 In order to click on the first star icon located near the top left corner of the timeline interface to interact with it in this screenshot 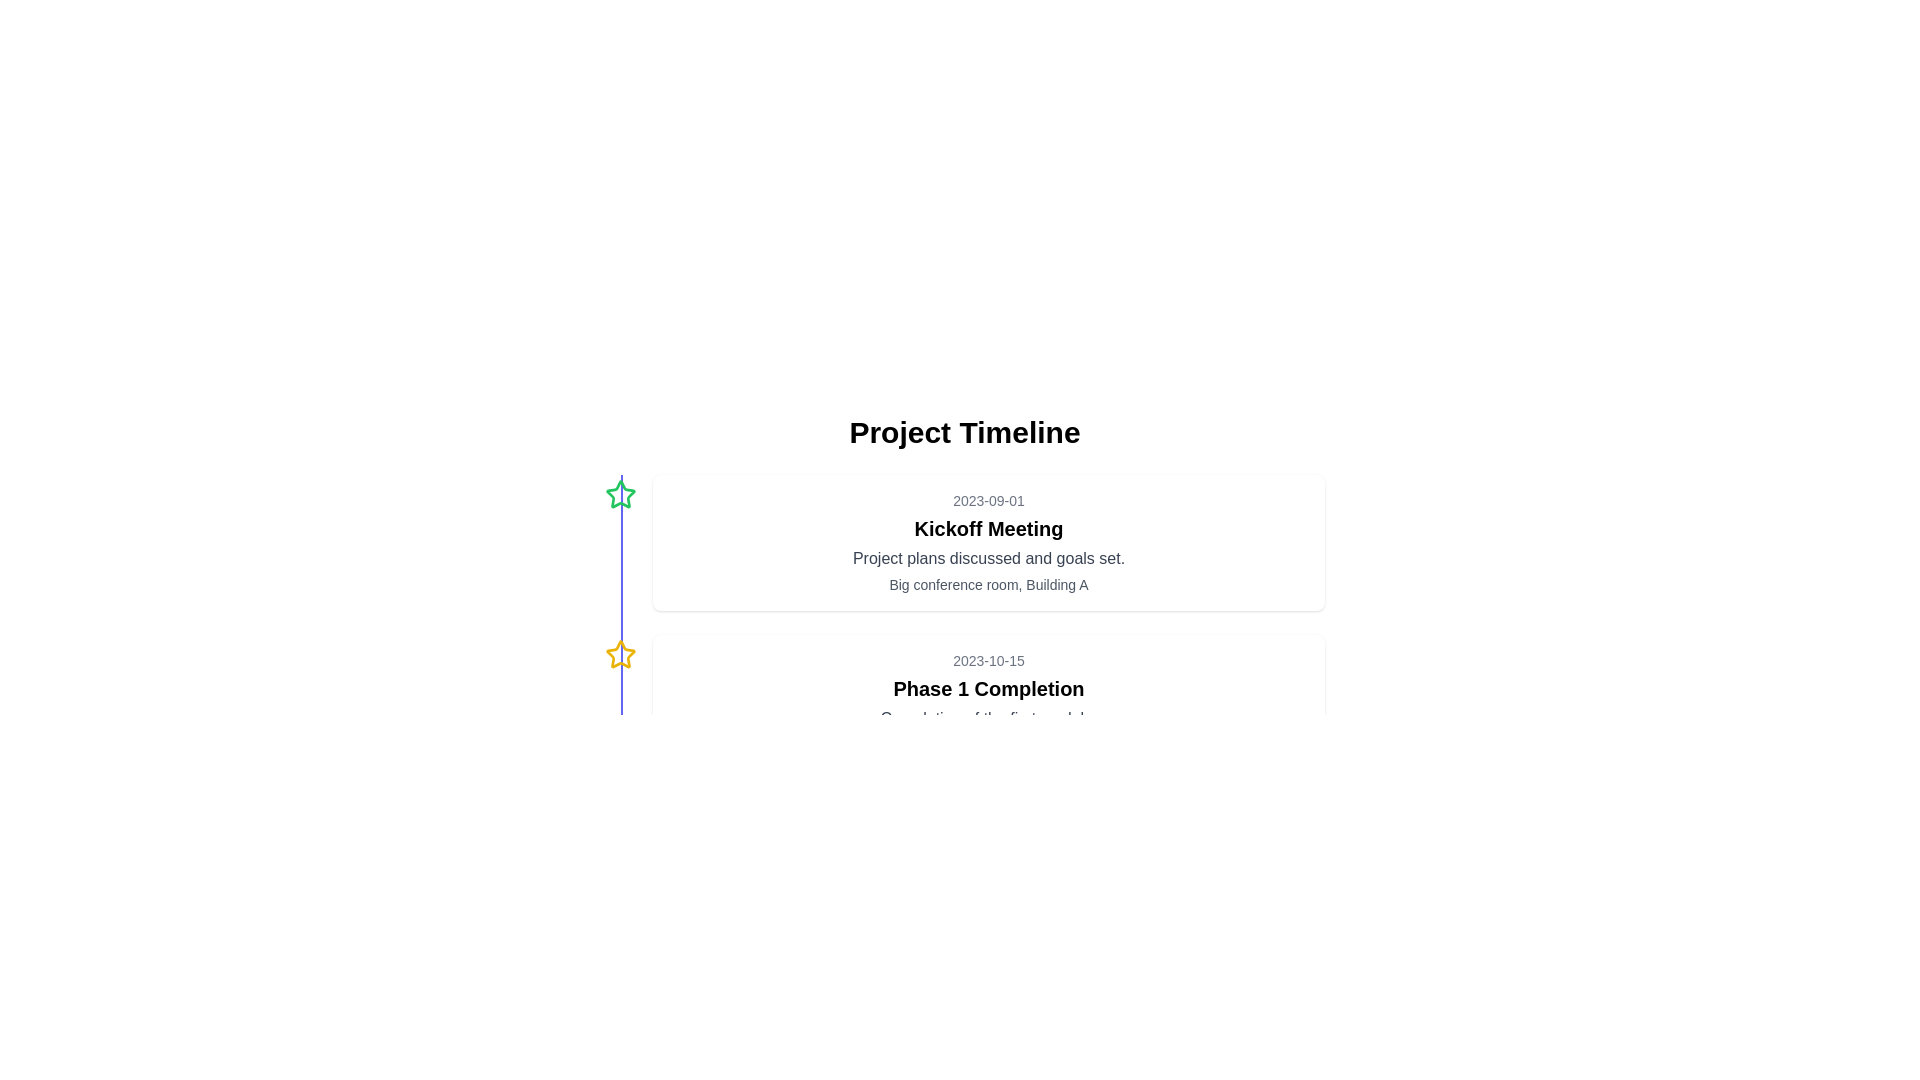, I will do `click(619, 494)`.